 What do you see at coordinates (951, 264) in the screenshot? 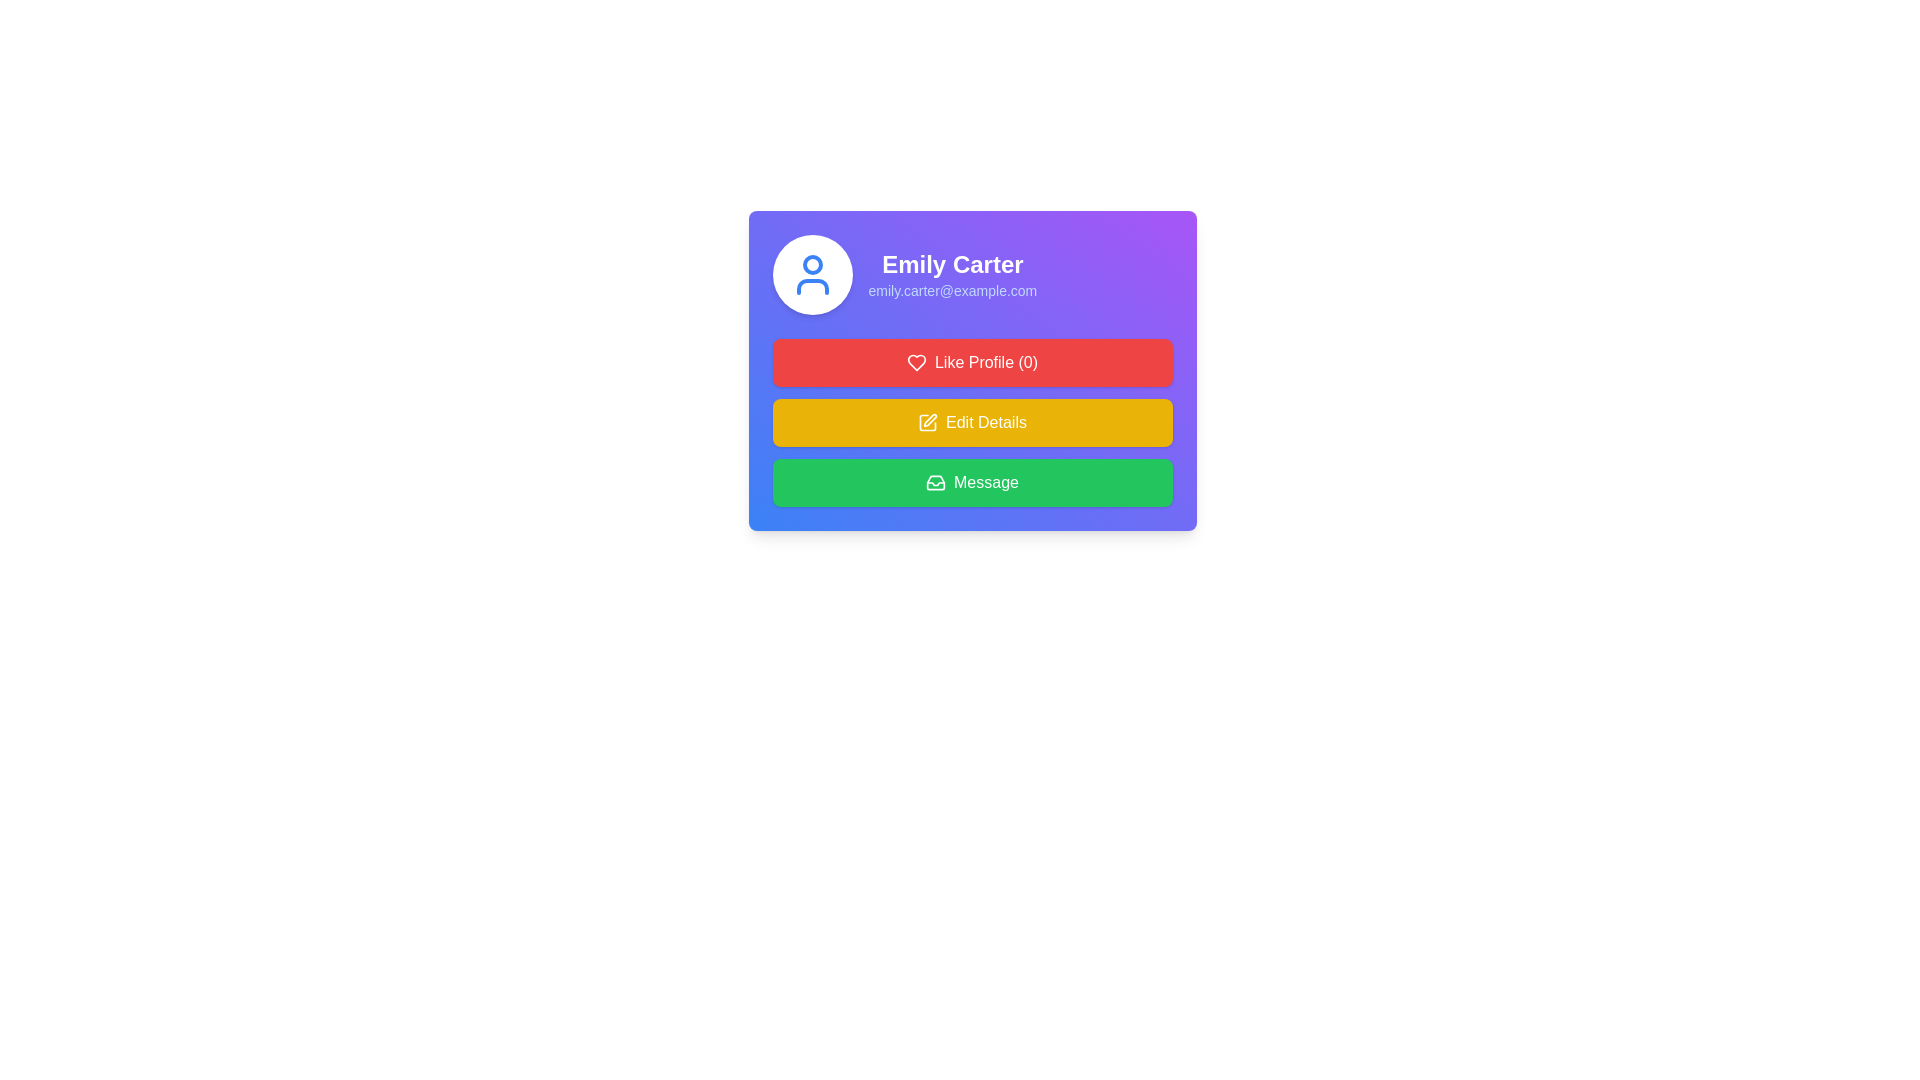
I see `the label displaying the name 'Emily Carter', which is in bold, large font, centered at the top of a card with a gradient purple and blue background` at bounding box center [951, 264].